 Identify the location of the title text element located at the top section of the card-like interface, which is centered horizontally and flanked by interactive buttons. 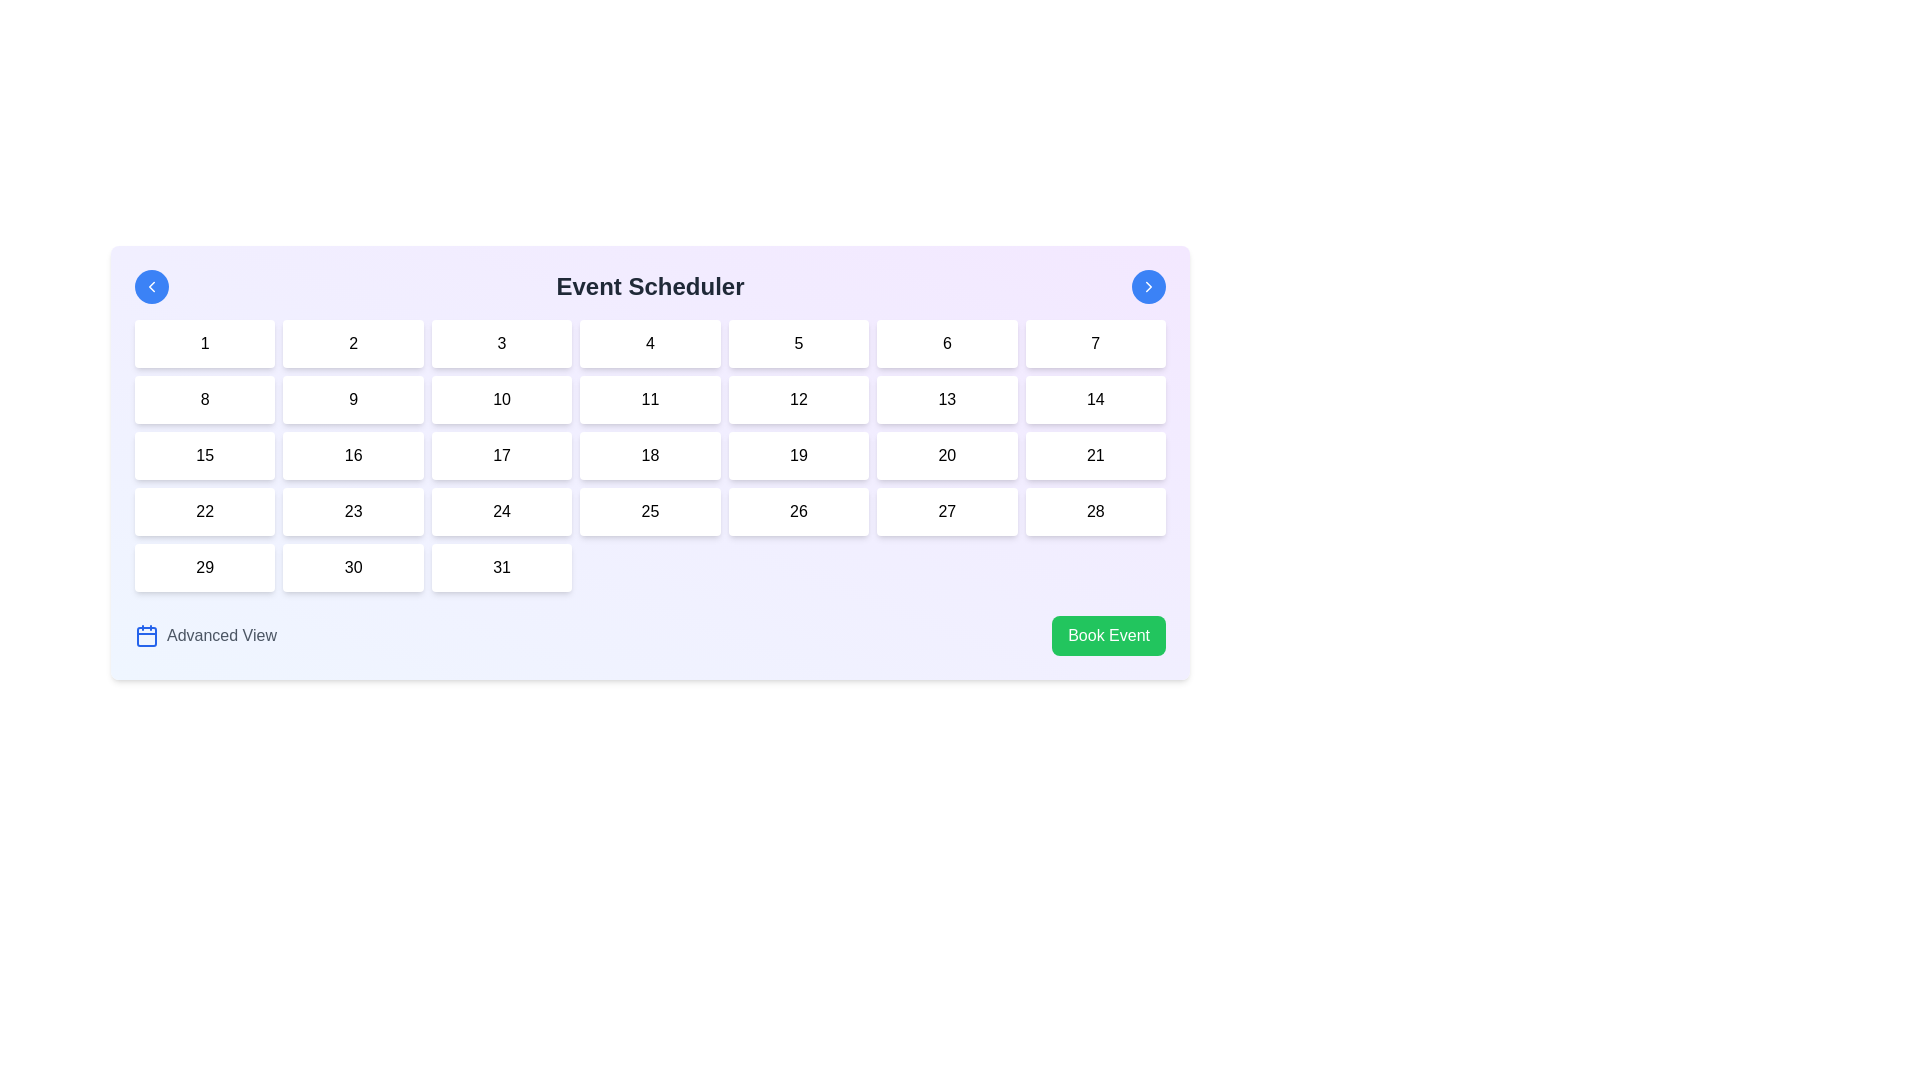
(650, 286).